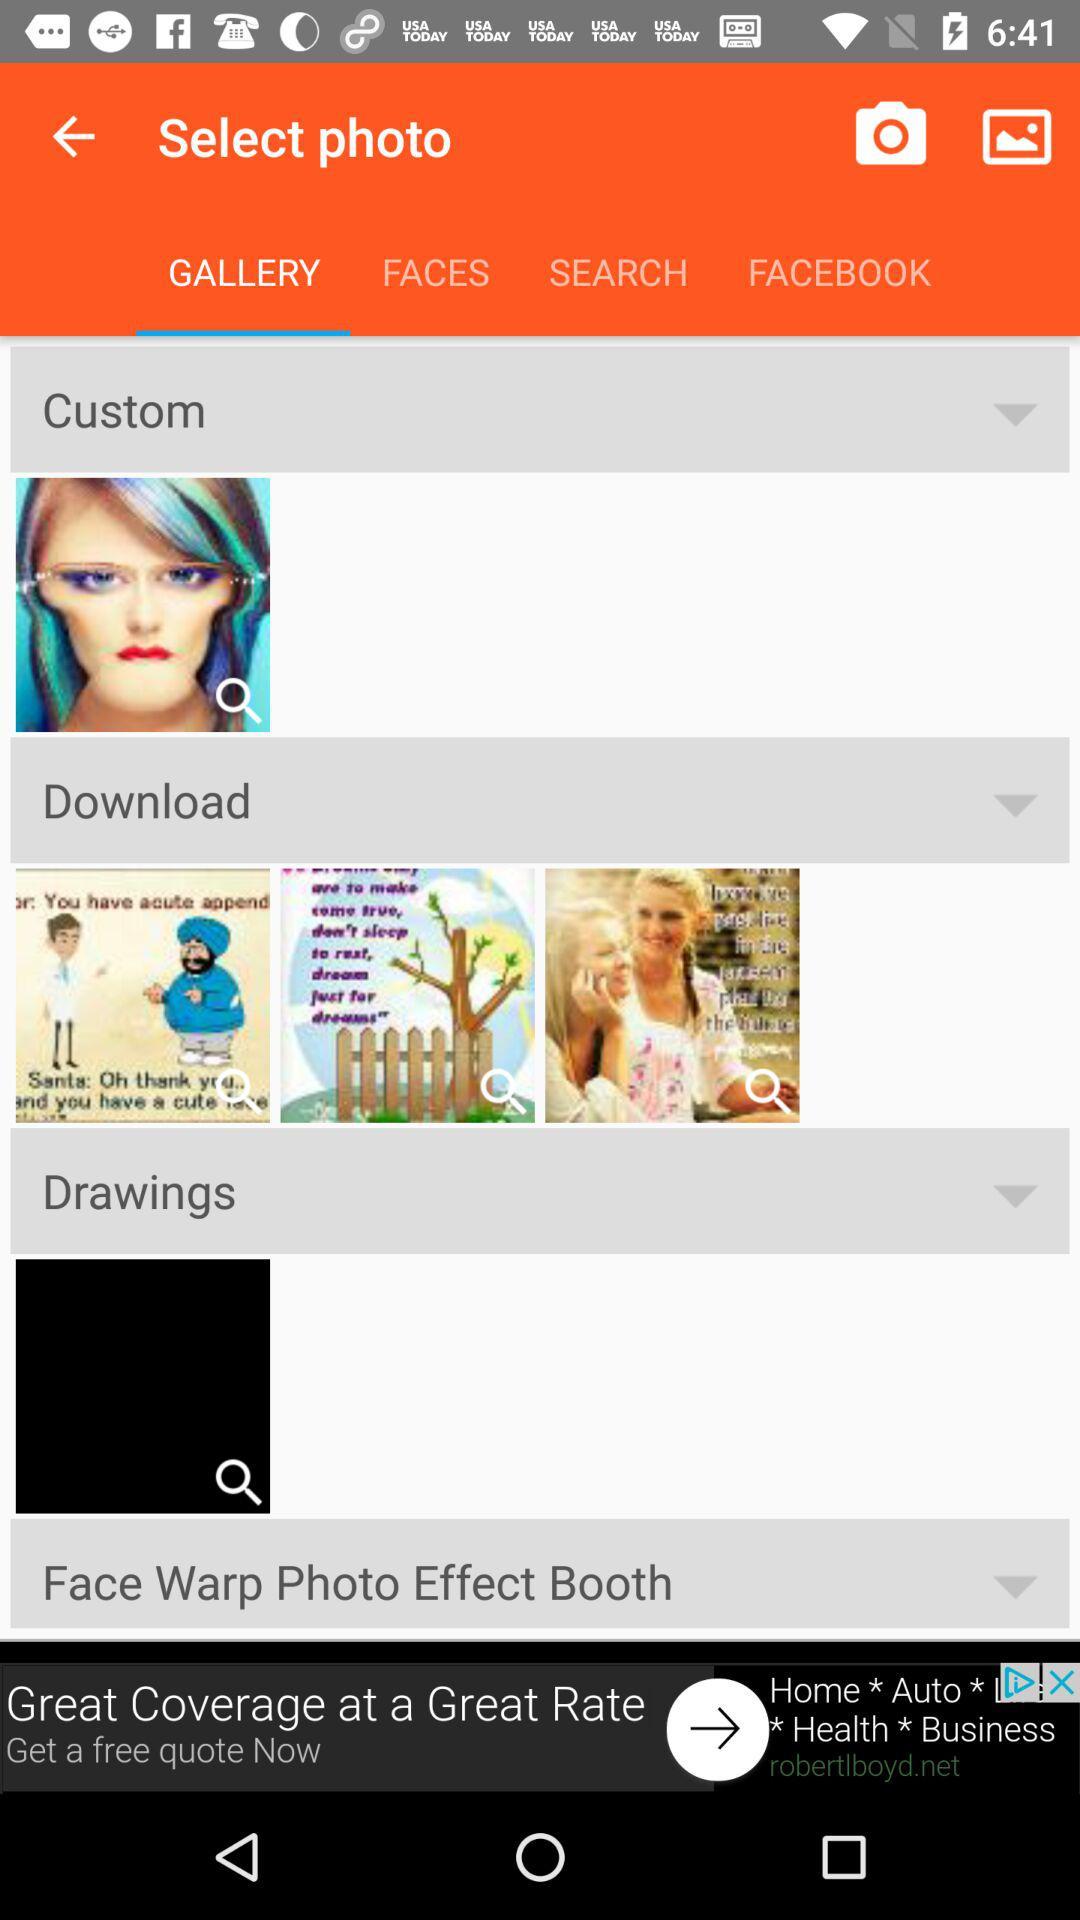 The height and width of the screenshot is (1920, 1080). I want to click on launch advertisement link, so click(540, 1727).